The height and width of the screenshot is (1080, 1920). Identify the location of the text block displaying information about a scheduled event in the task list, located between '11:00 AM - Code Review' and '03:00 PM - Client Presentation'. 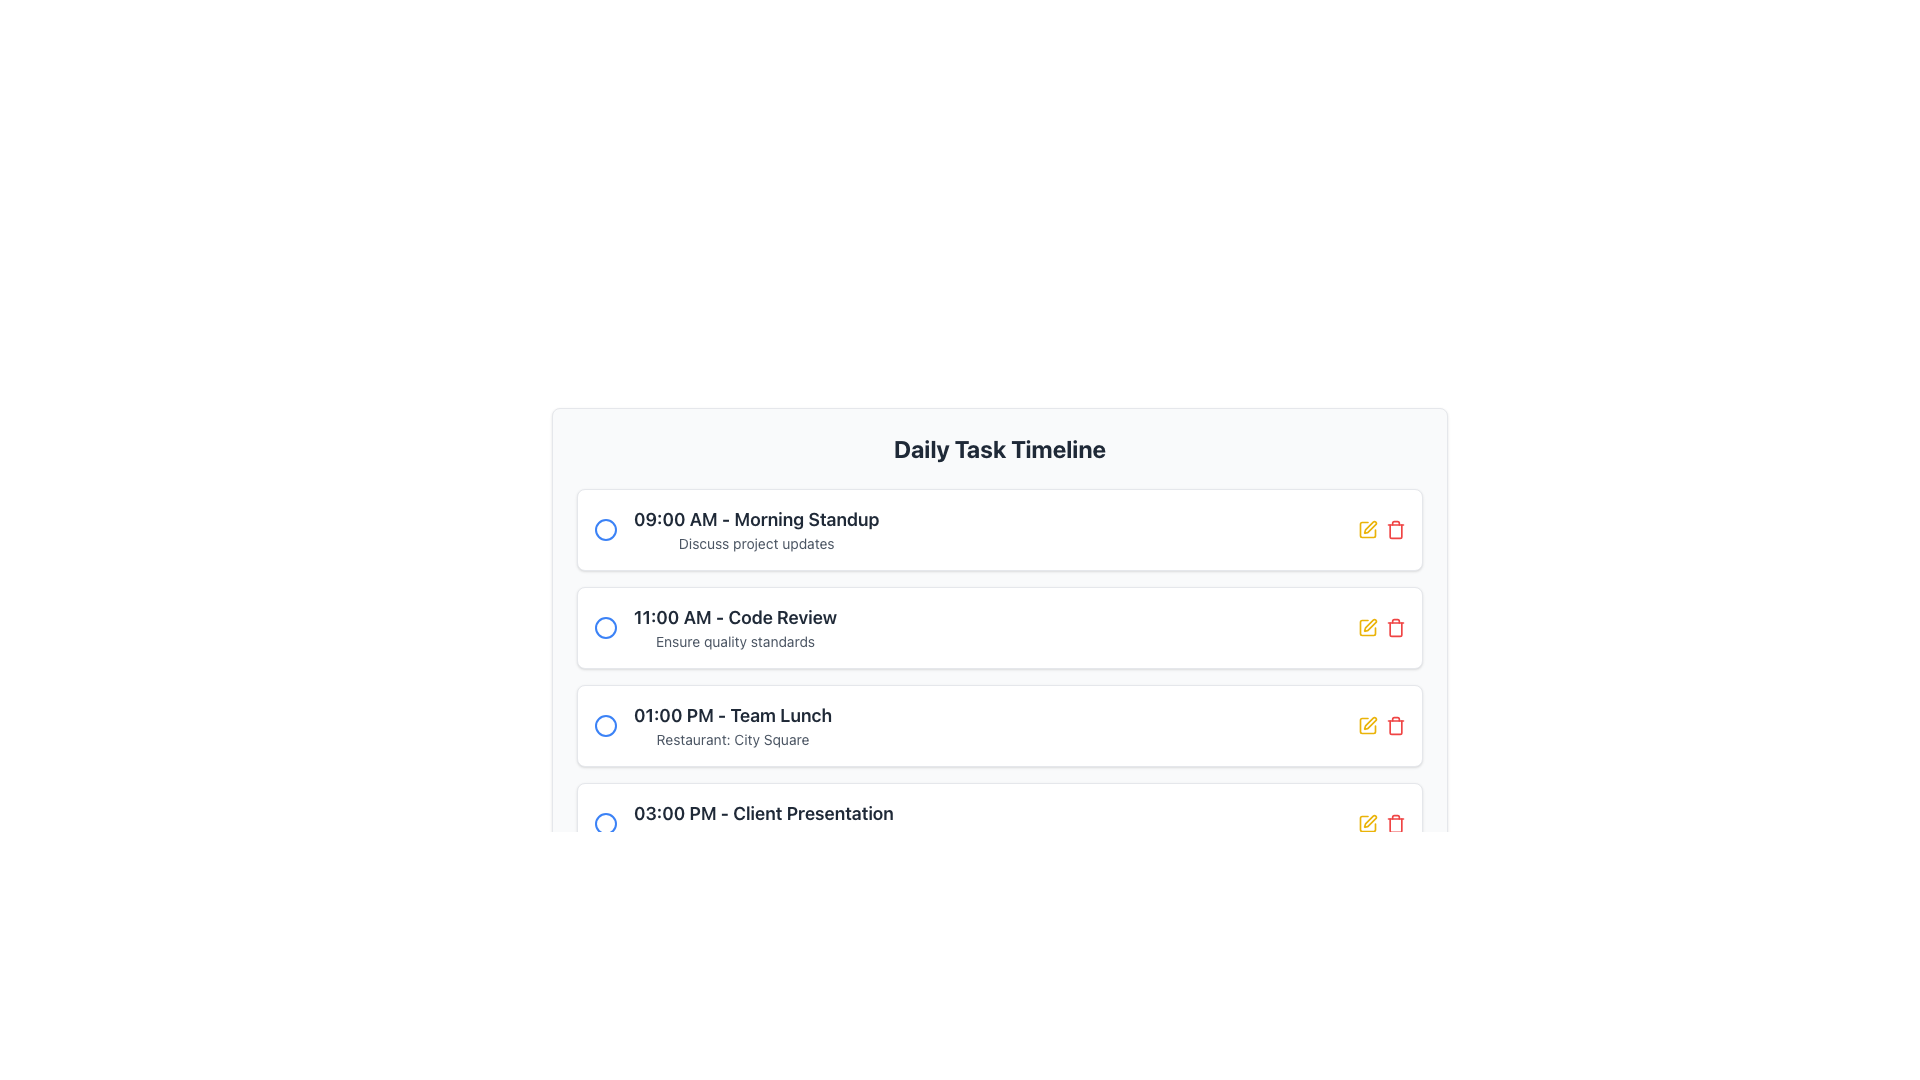
(713, 725).